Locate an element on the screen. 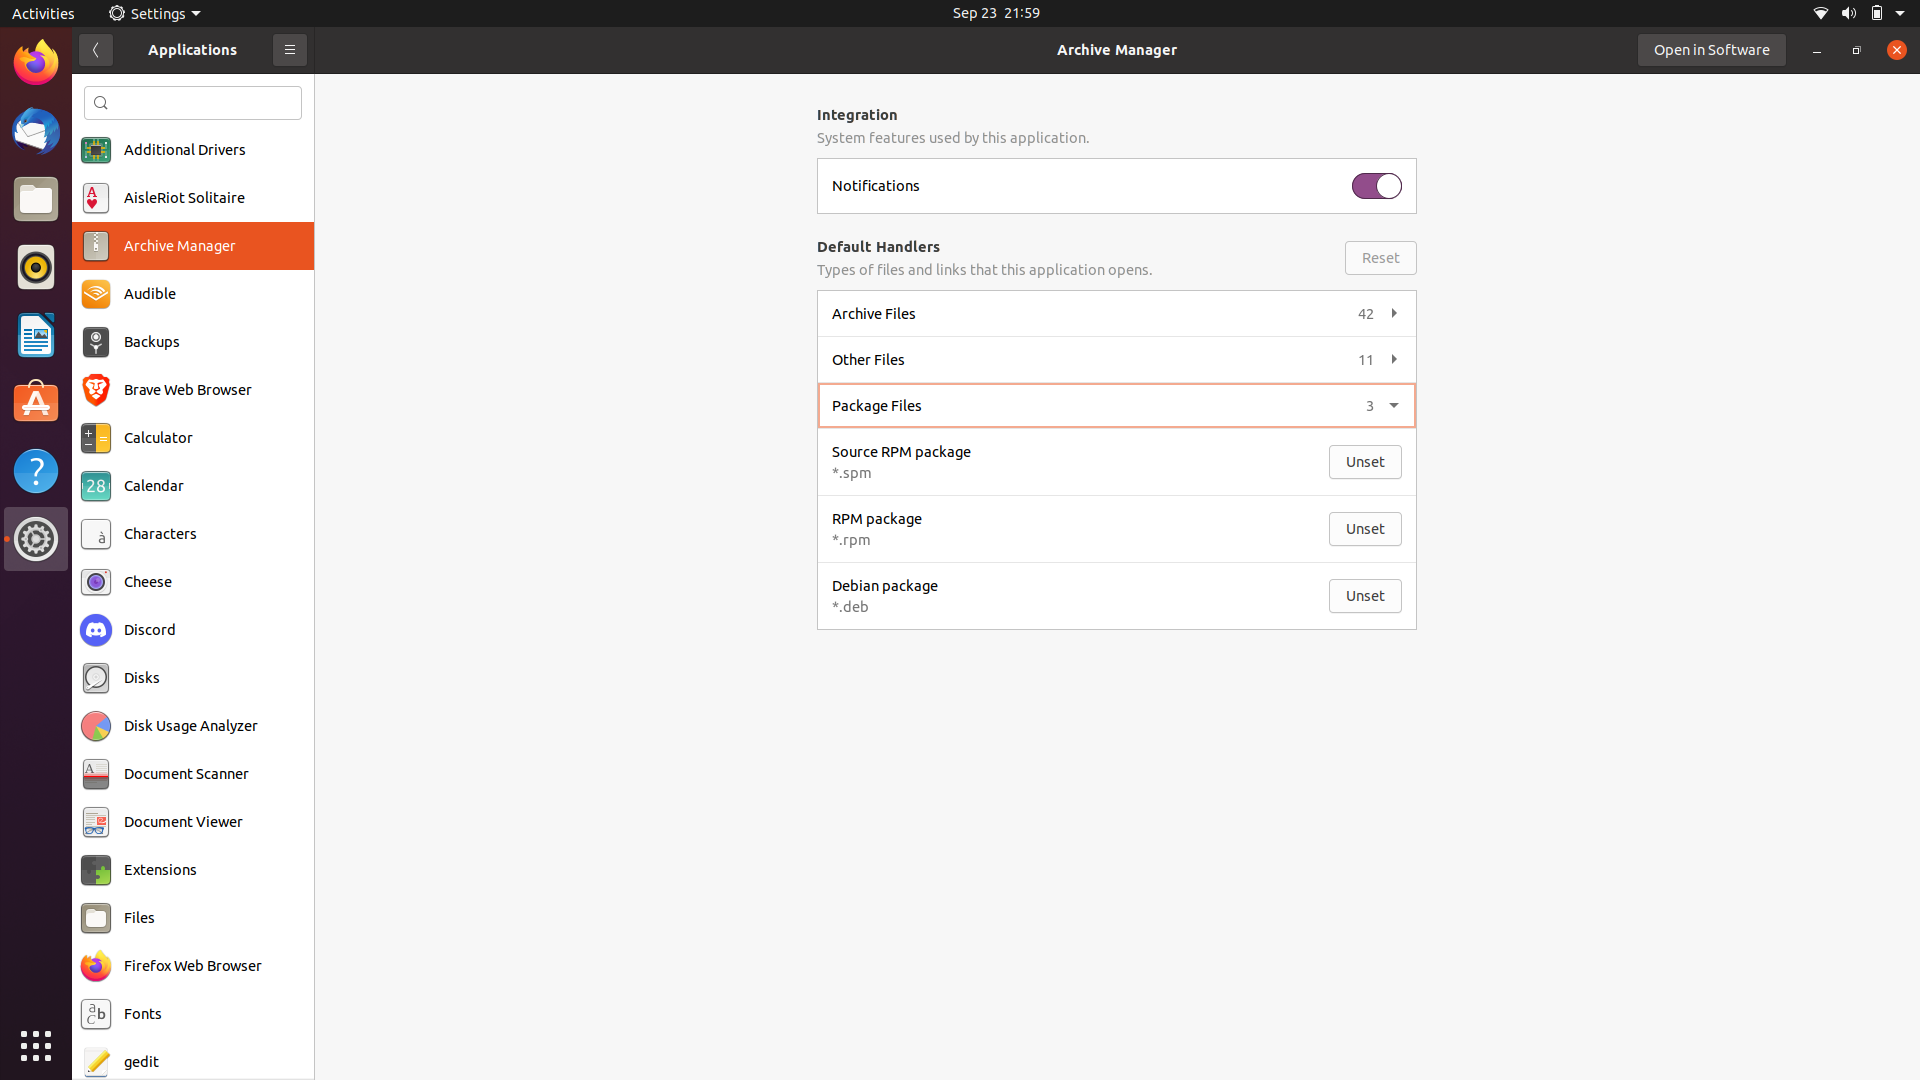 The image size is (1920, 1080). the size of the current screen window is located at coordinates (1819, 49).